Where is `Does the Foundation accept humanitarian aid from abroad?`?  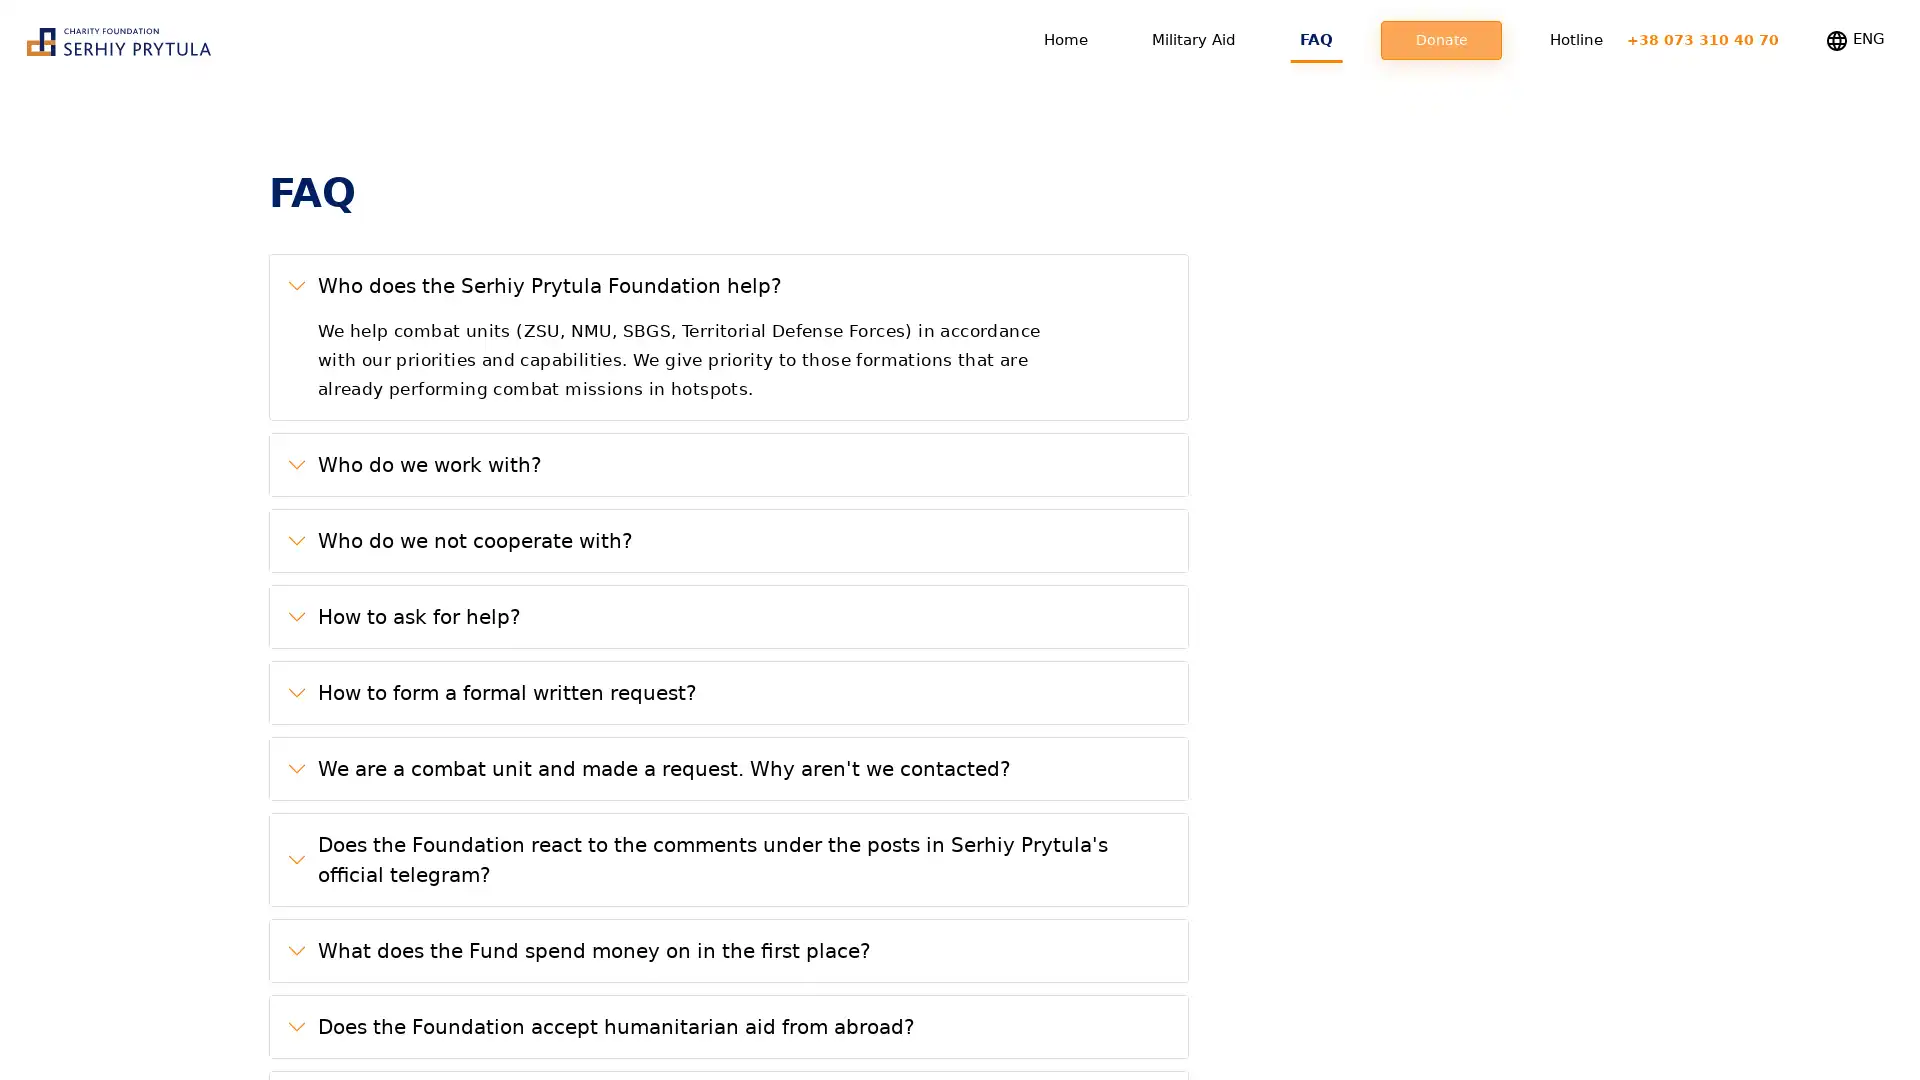 Does the Foundation accept humanitarian aid from abroad? is located at coordinates (727, 1026).